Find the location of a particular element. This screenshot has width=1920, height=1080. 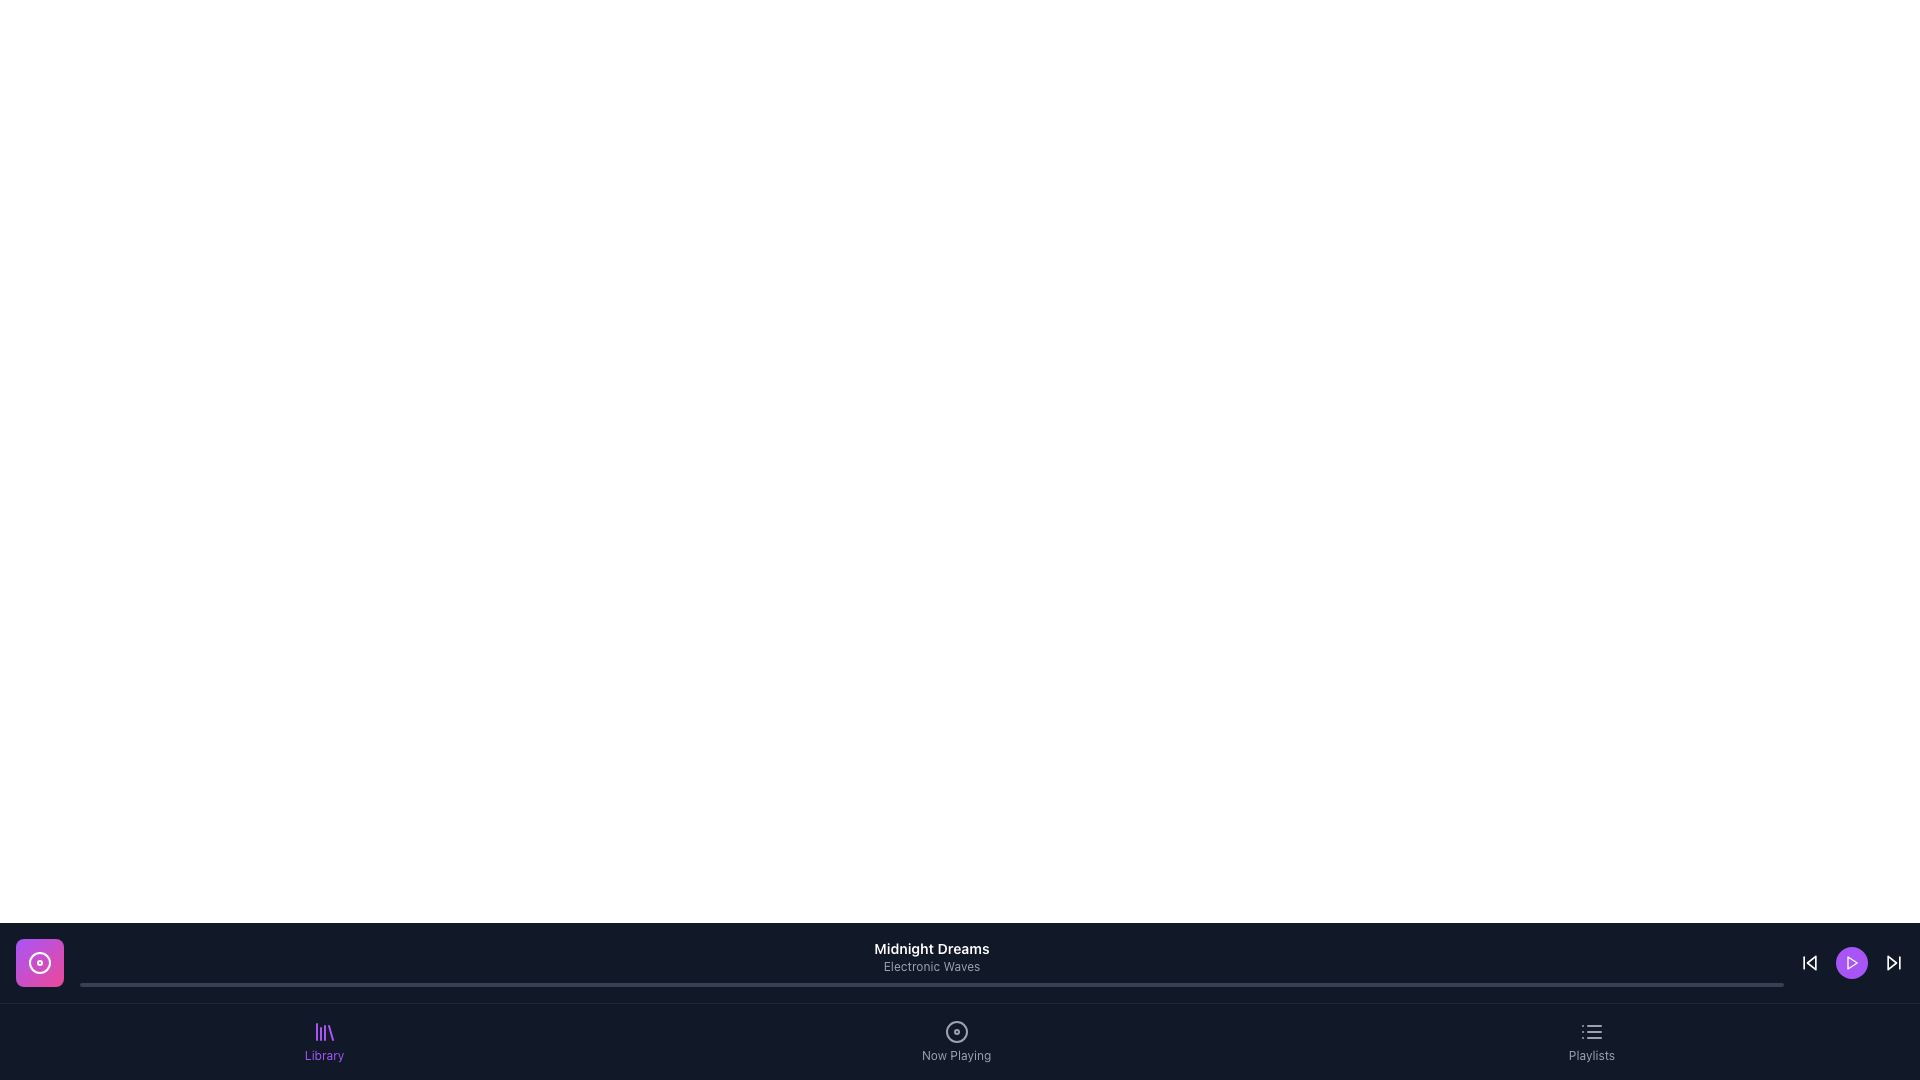

the static label indicating the current playback status, which is located beneath a circular graphical icon in the bottom navigation bar is located at coordinates (955, 1055).